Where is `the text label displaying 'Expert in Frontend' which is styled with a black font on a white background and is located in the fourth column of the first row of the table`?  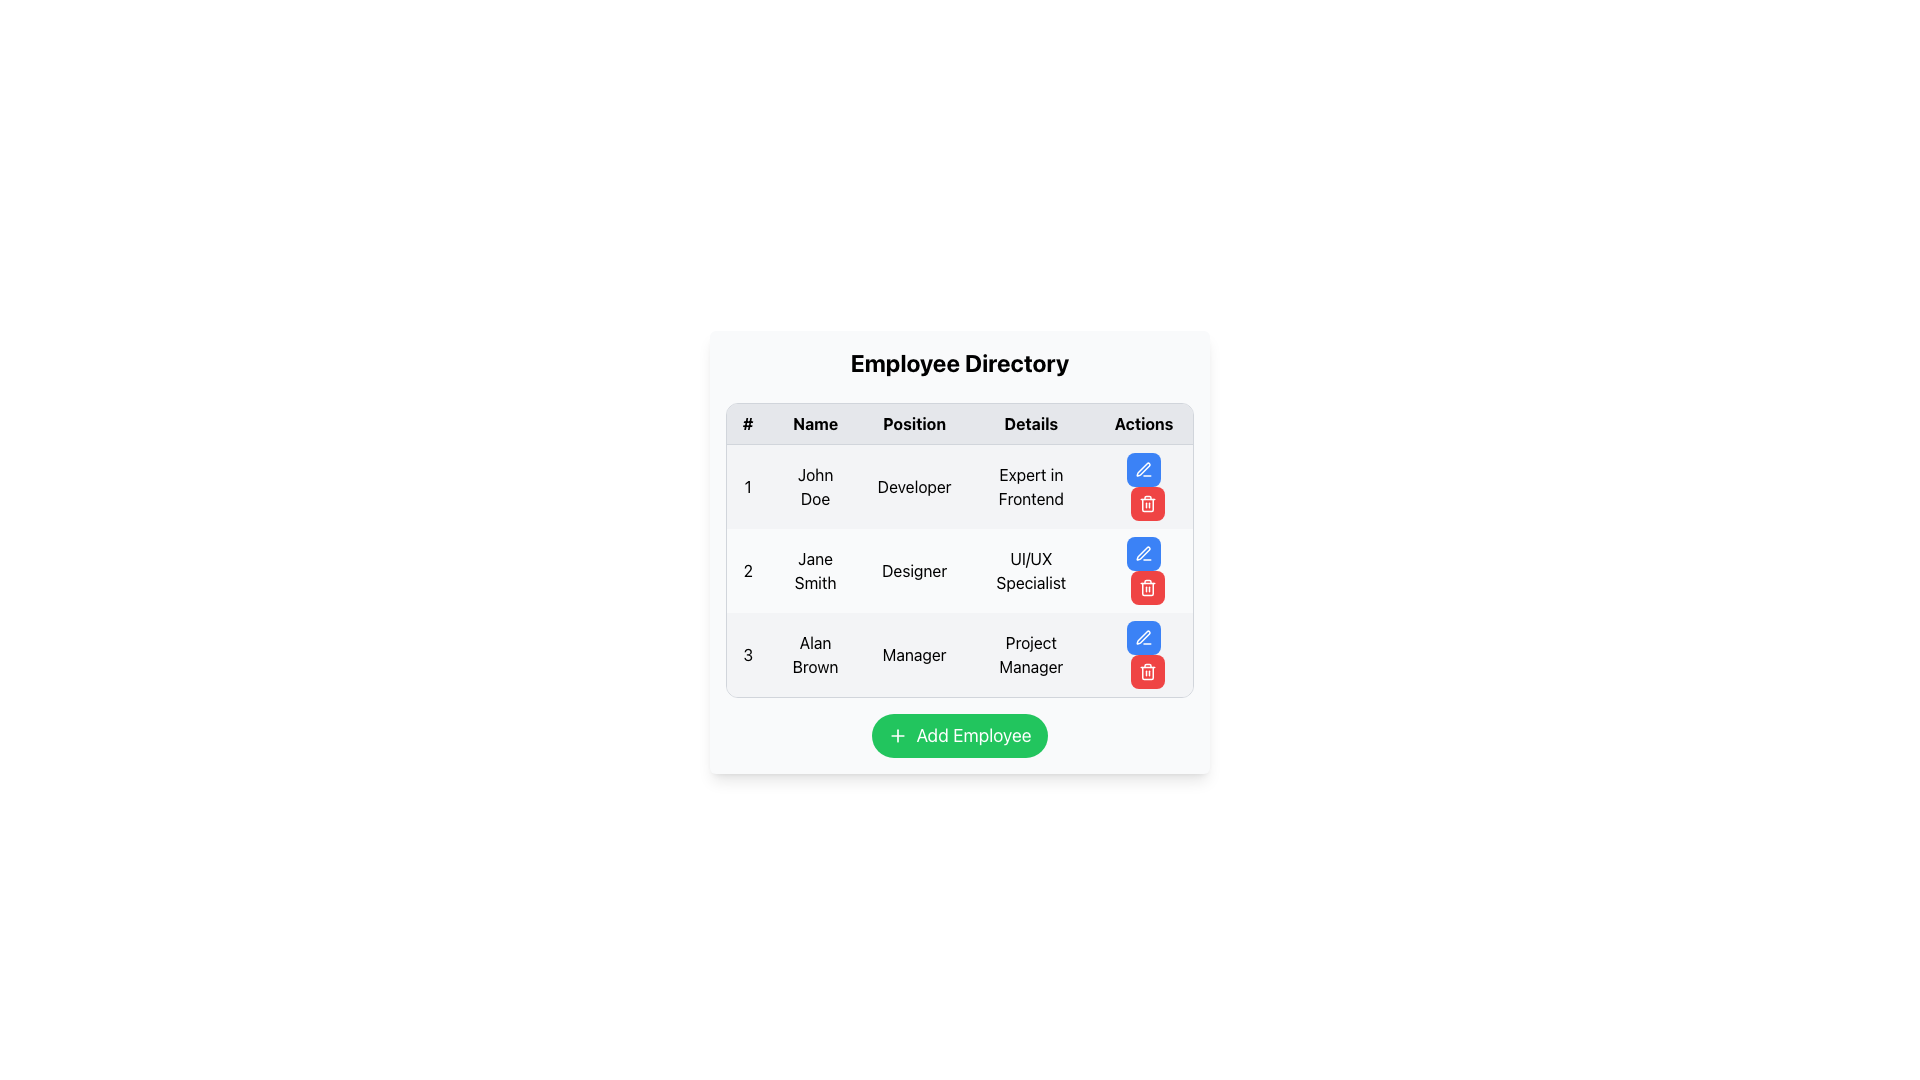 the text label displaying 'Expert in Frontend' which is styled with a black font on a white background and is located in the fourth column of the first row of the table is located at coordinates (1031, 486).